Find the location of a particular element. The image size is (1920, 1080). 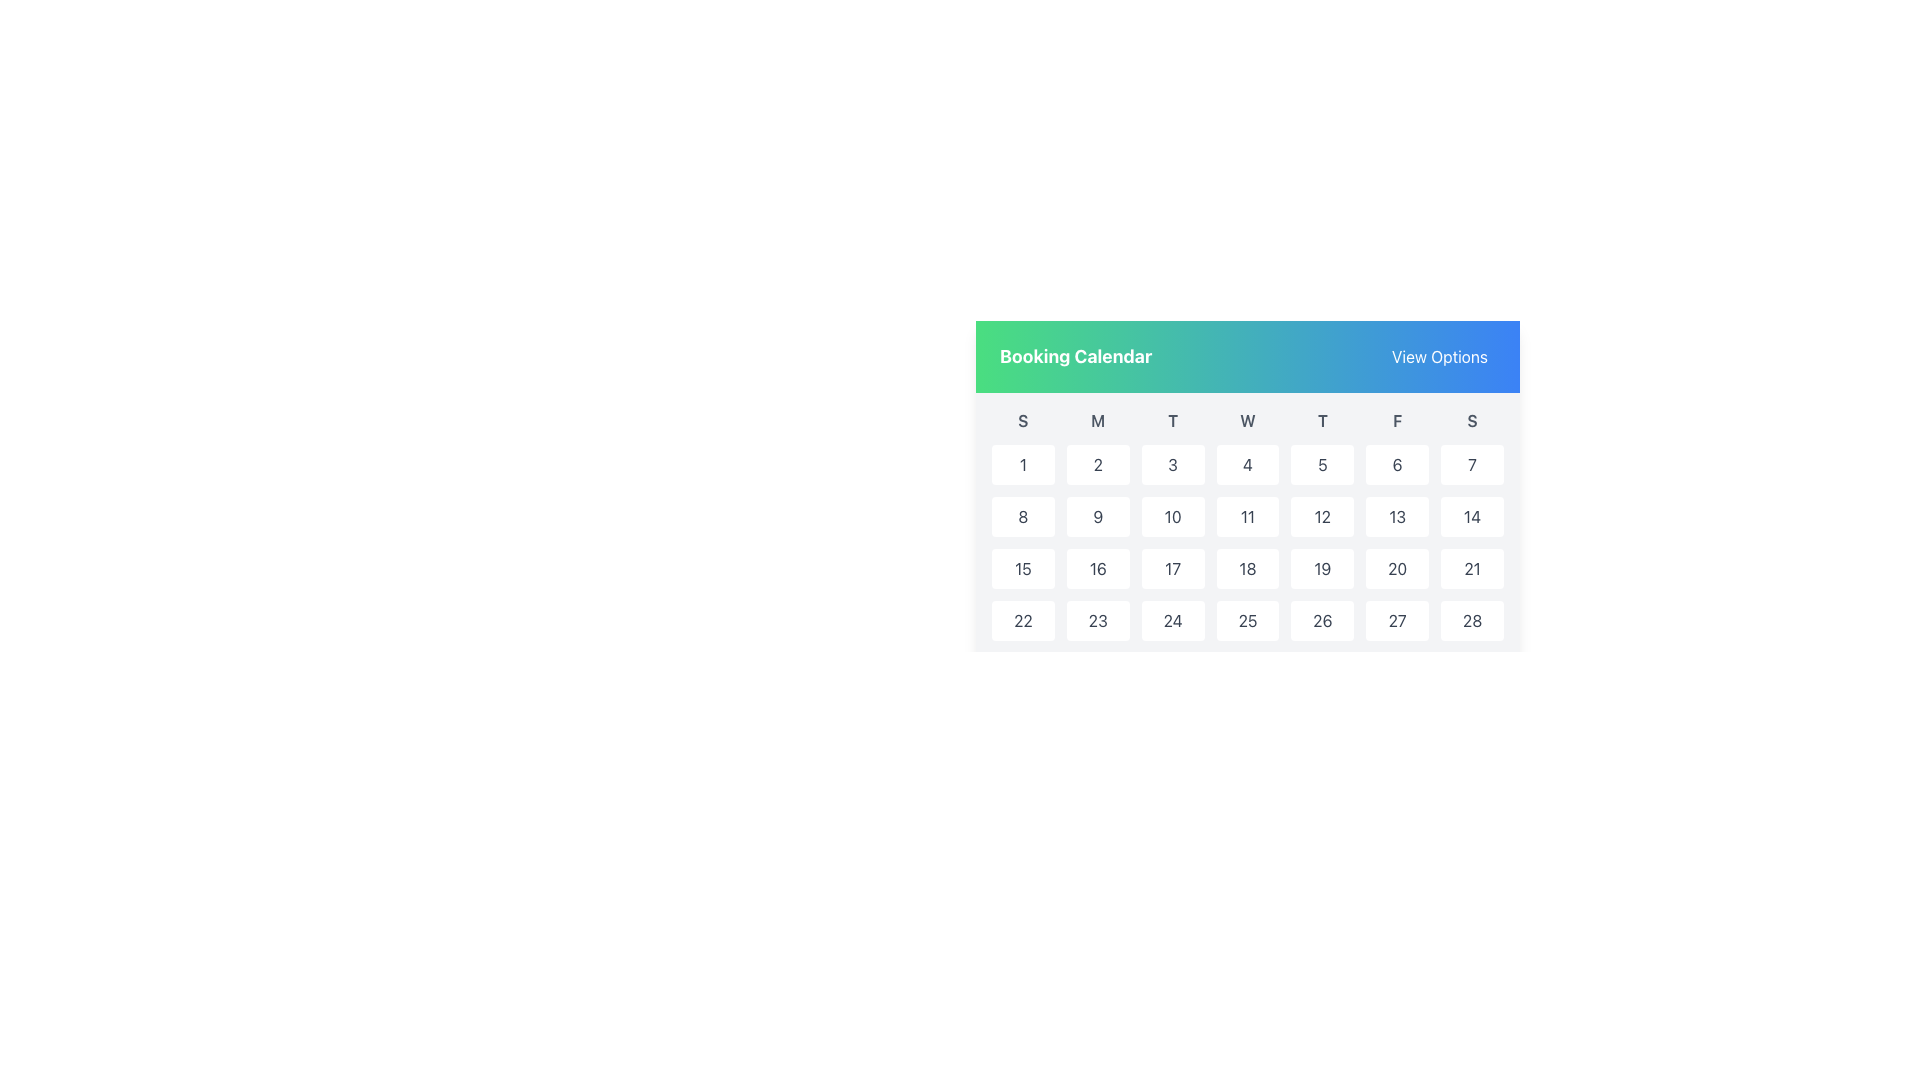

the square-shaped, white, rounded button displaying the number '20' located in the calendar grid under 'F' (Friday) of the third week is located at coordinates (1396, 569).